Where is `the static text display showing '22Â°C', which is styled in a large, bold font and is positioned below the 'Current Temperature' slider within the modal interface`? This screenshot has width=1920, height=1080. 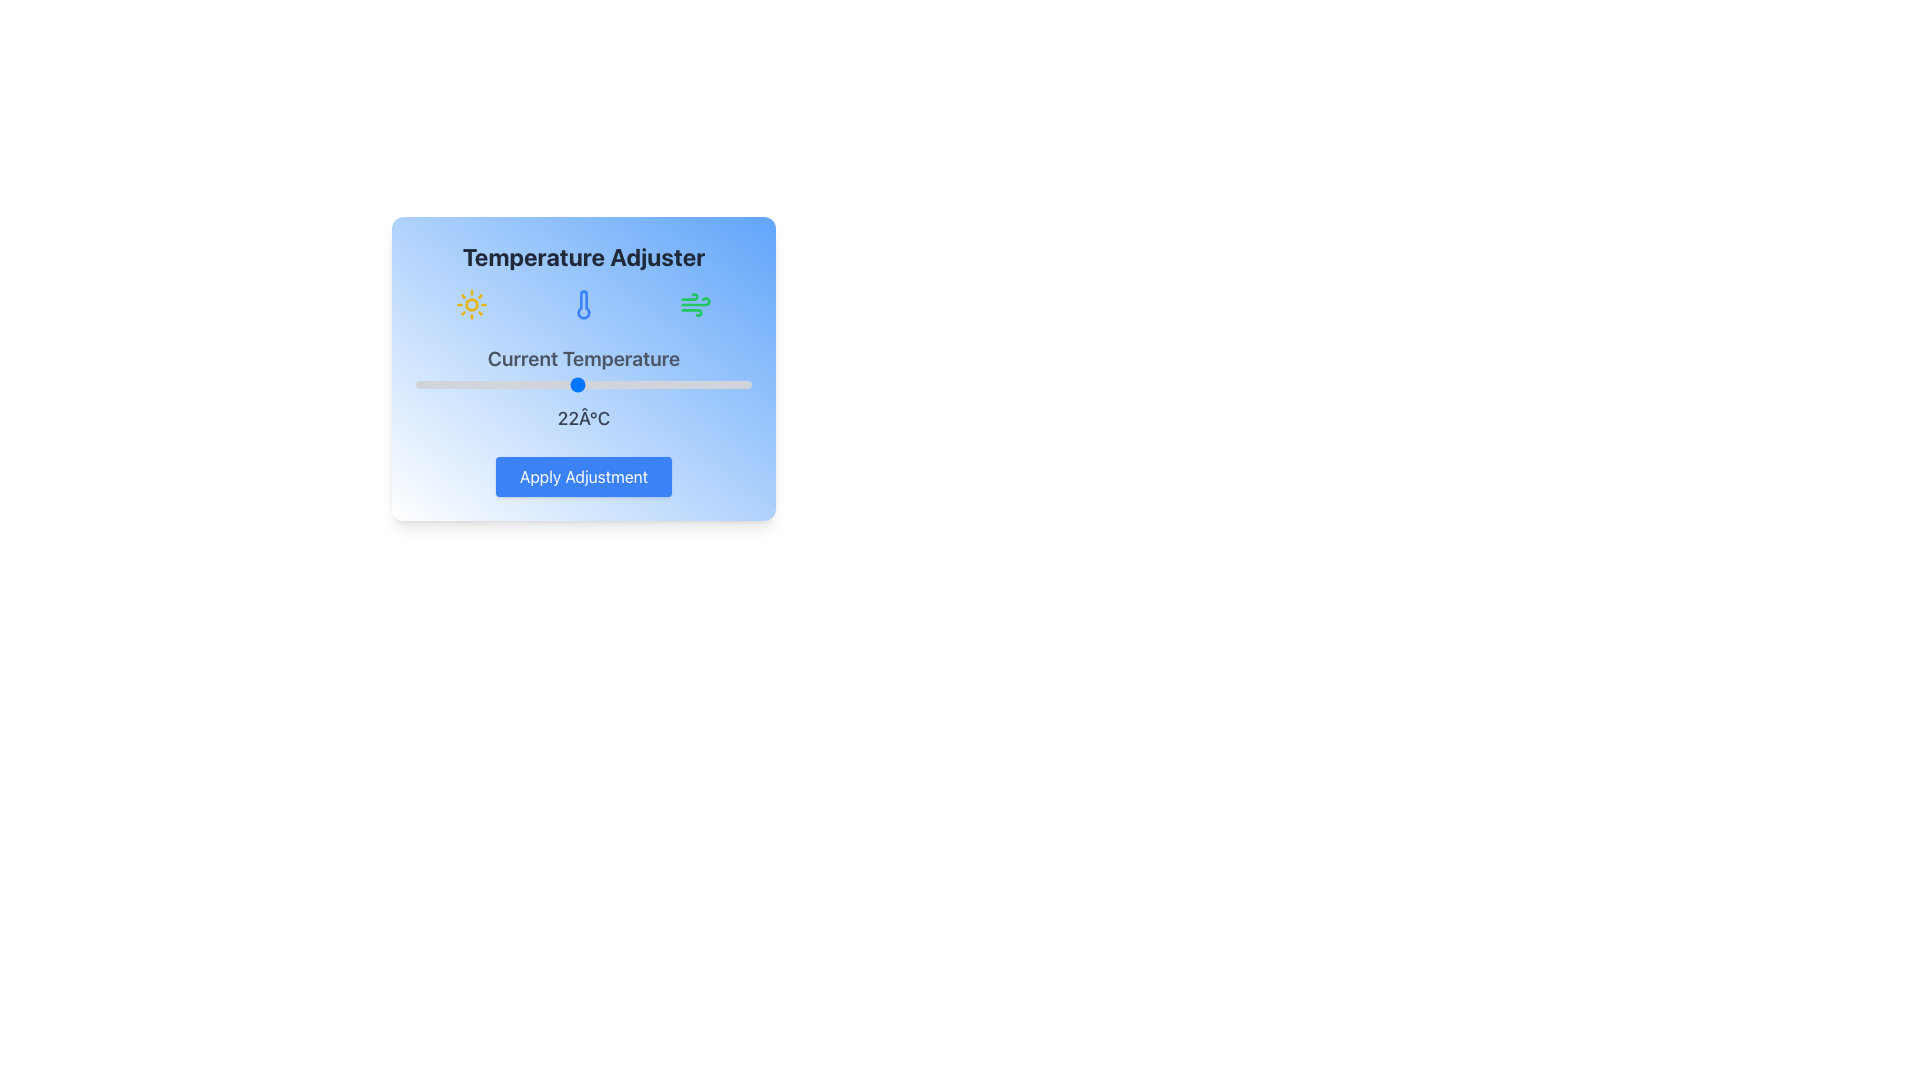 the static text display showing '22Â°C', which is styled in a large, bold font and is positioned below the 'Current Temperature' slider within the modal interface is located at coordinates (583, 418).